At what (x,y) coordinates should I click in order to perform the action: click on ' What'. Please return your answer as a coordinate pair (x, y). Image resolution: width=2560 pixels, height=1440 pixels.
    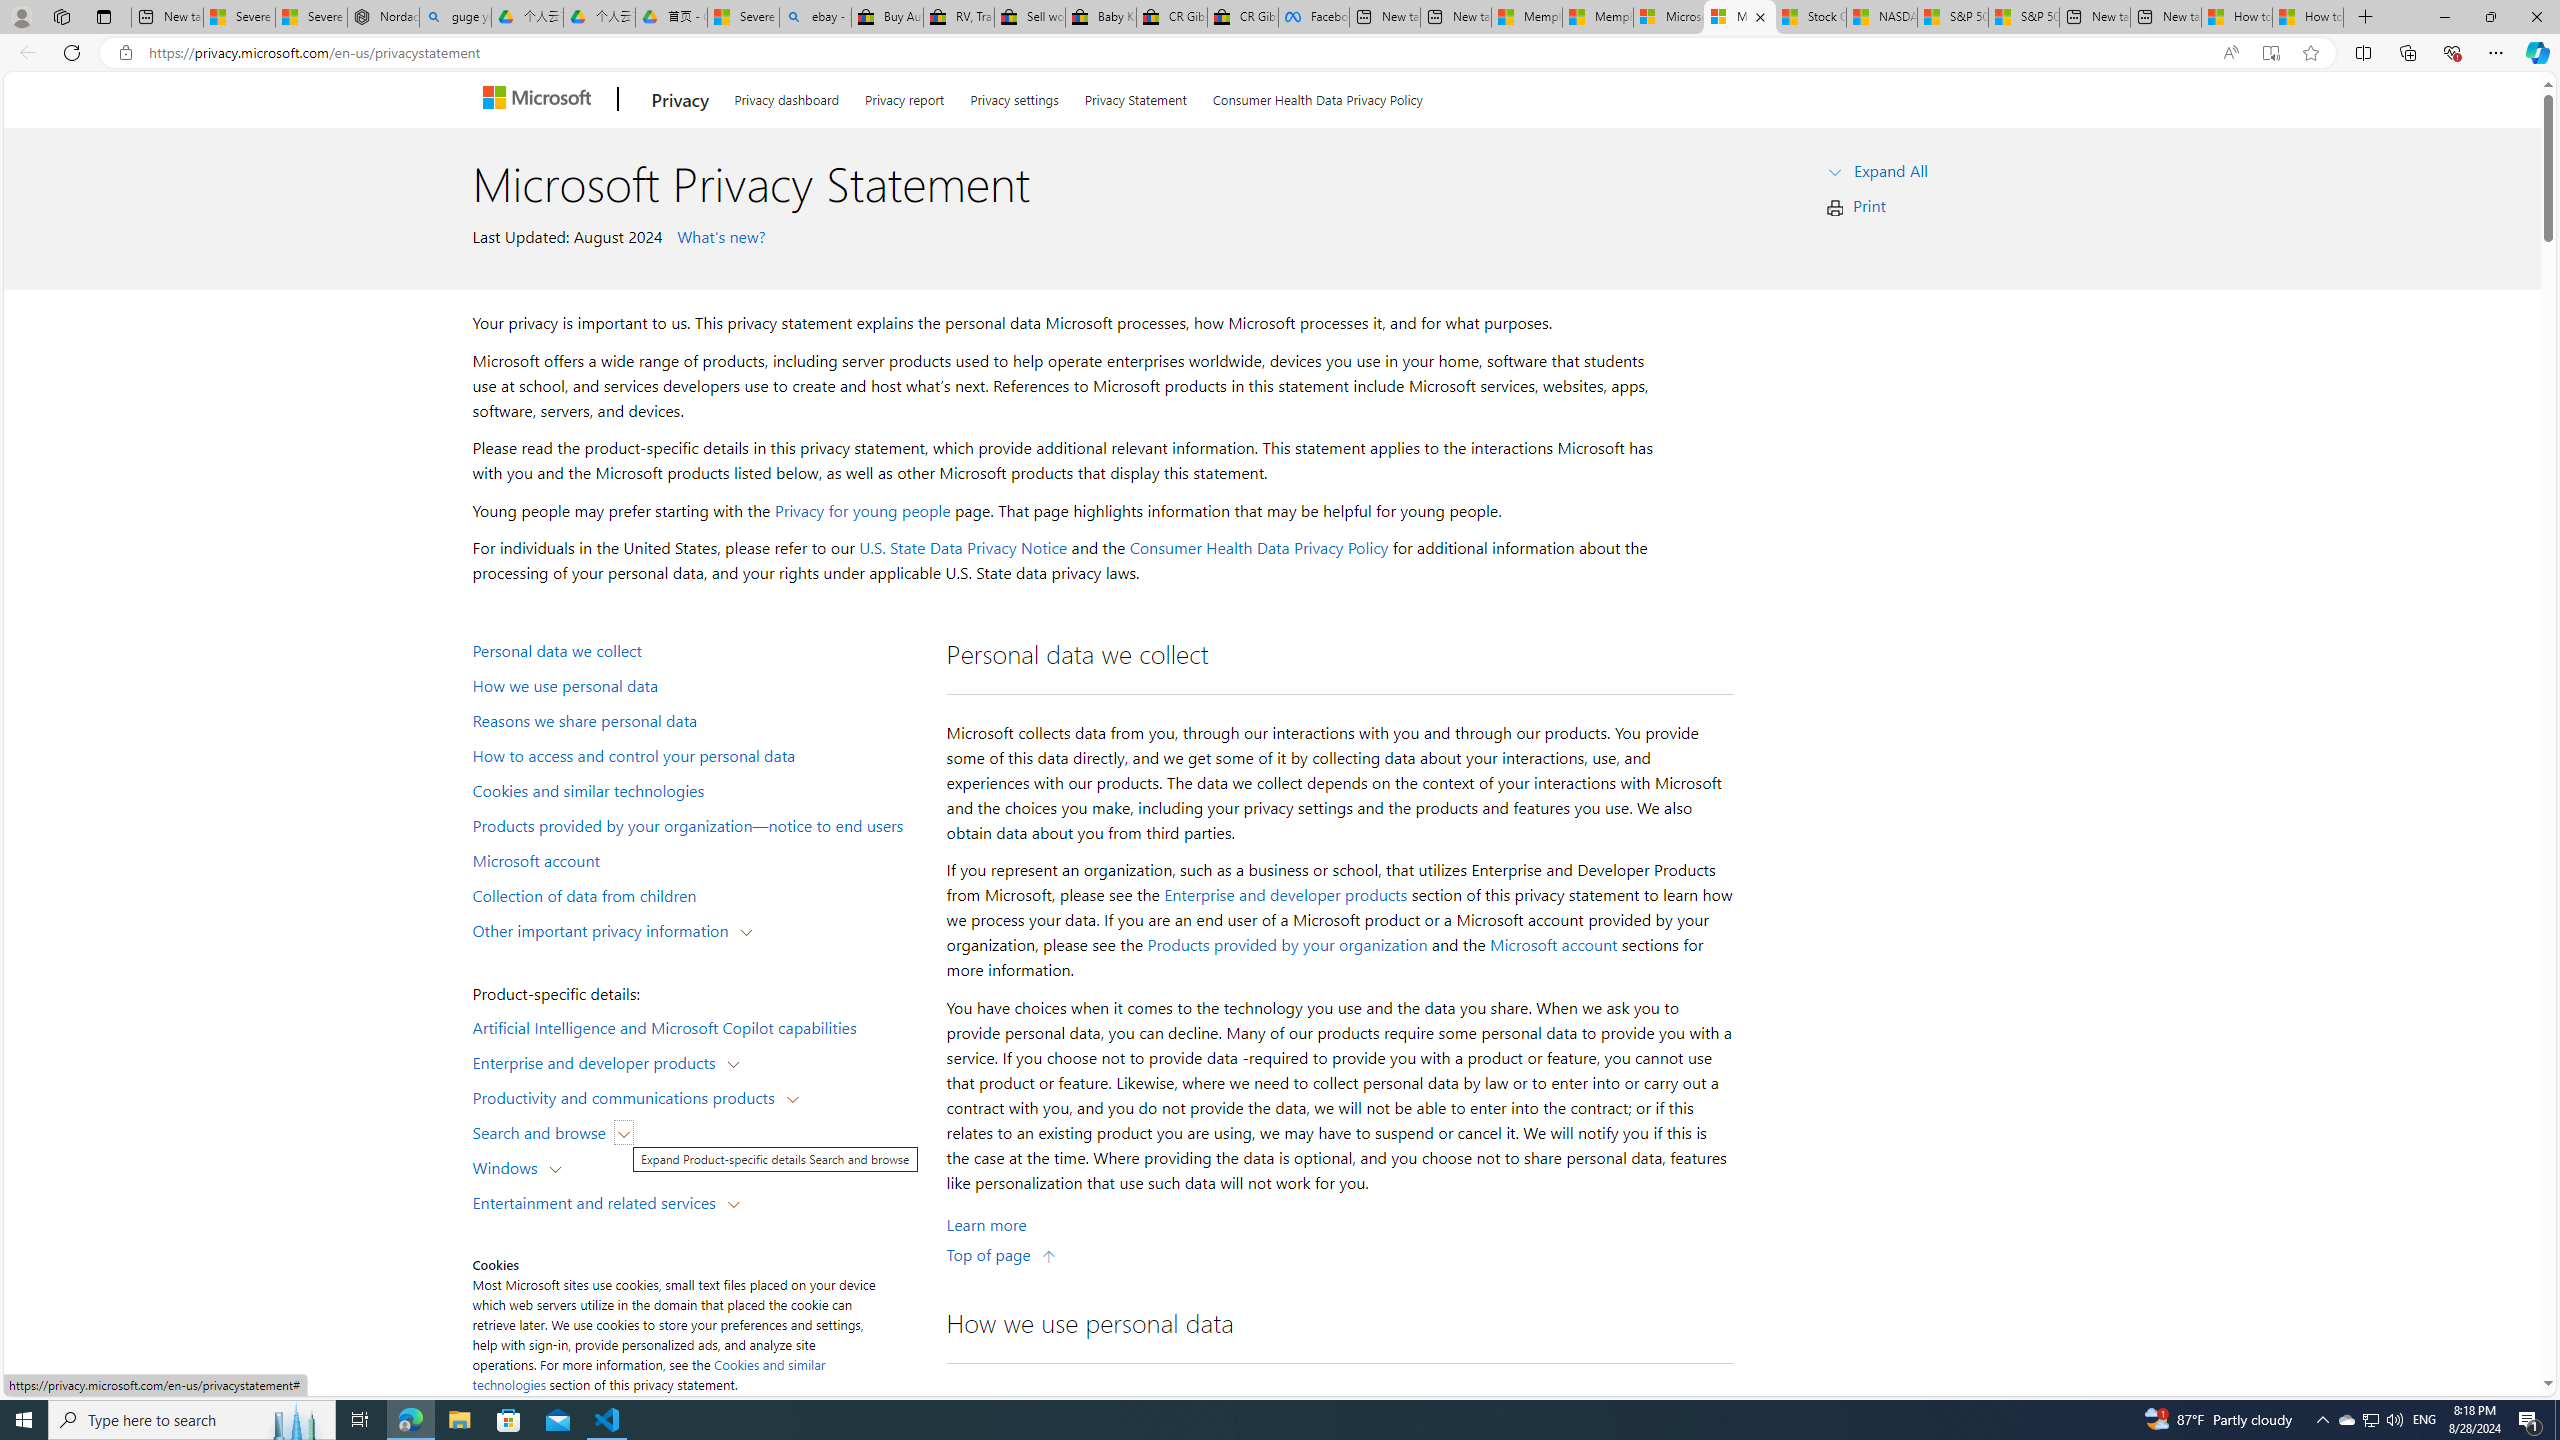
    Looking at the image, I should click on (717, 235).